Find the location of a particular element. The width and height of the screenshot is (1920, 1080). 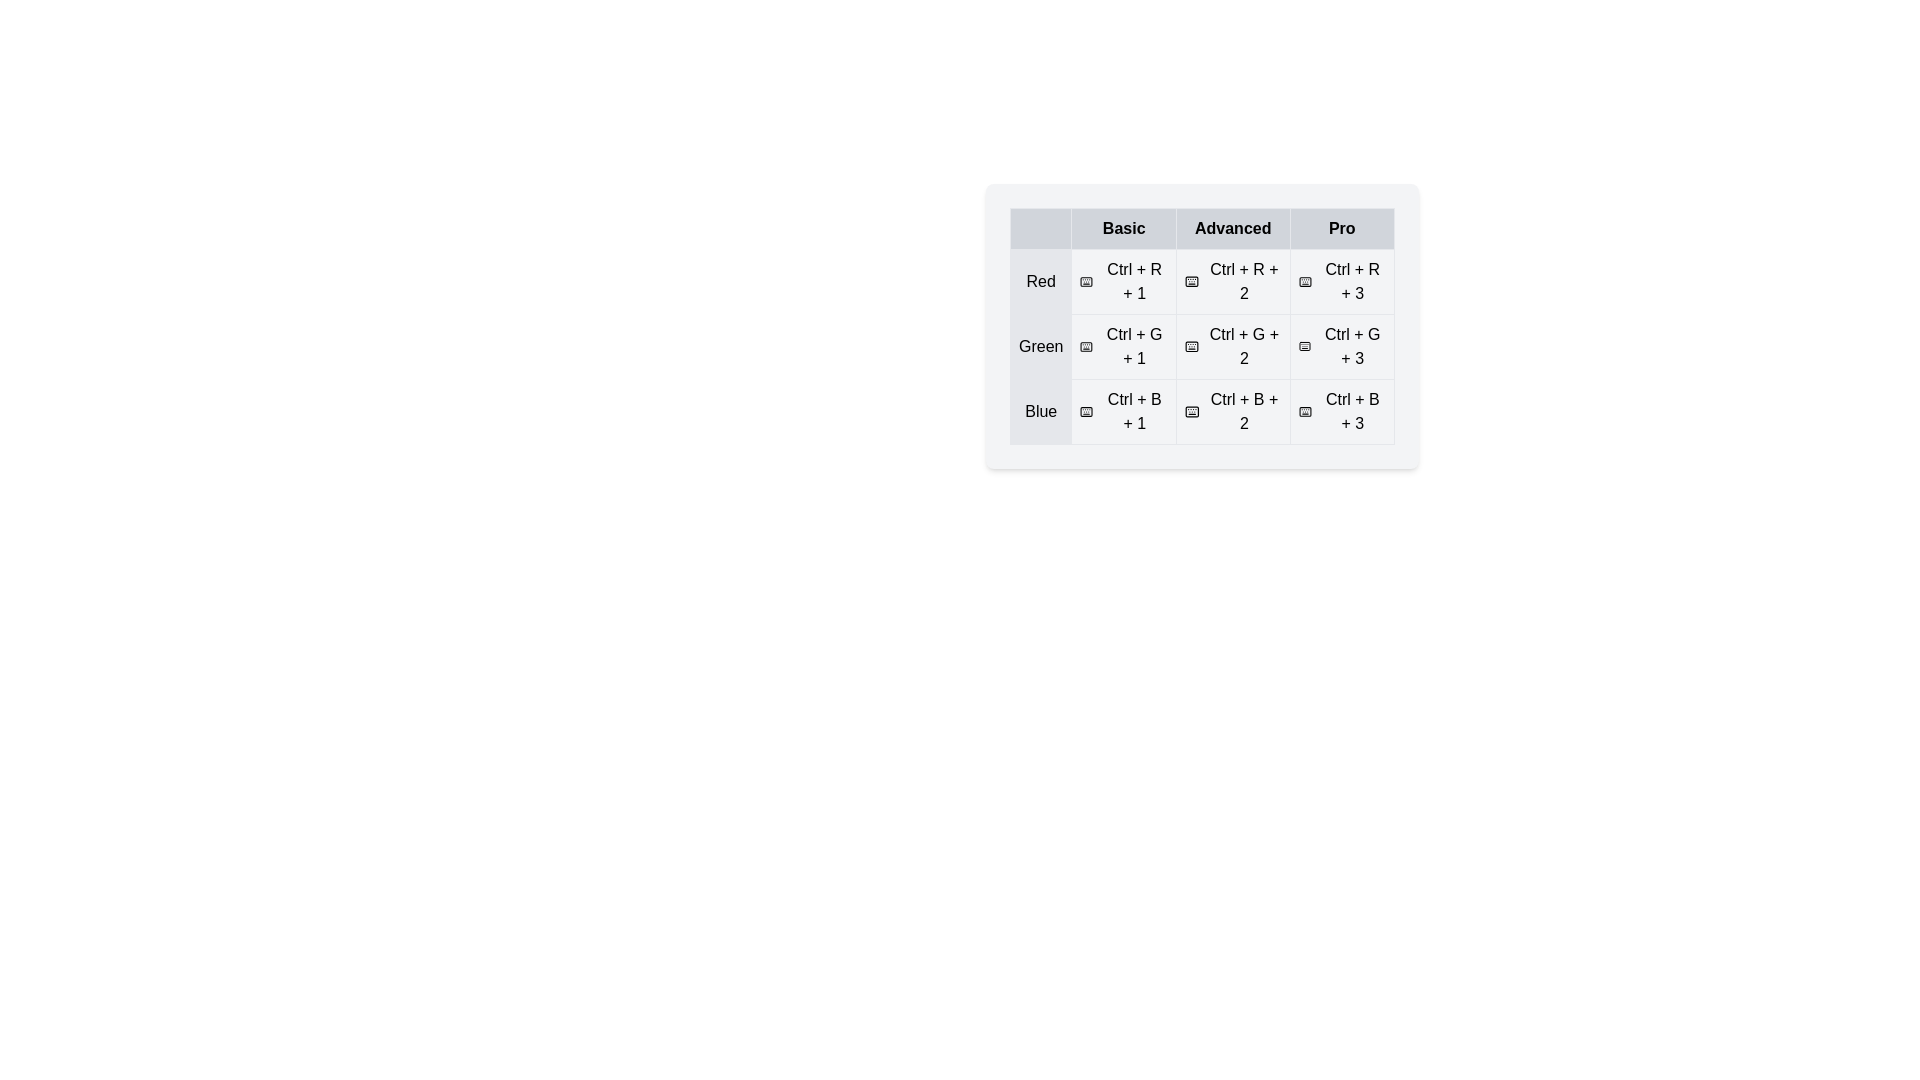

the label displaying 'Ctrl + B + 1' with a keyboard icon, located in the 'Basic' column under the 'Blue' row is located at coordinates (1124, 411).